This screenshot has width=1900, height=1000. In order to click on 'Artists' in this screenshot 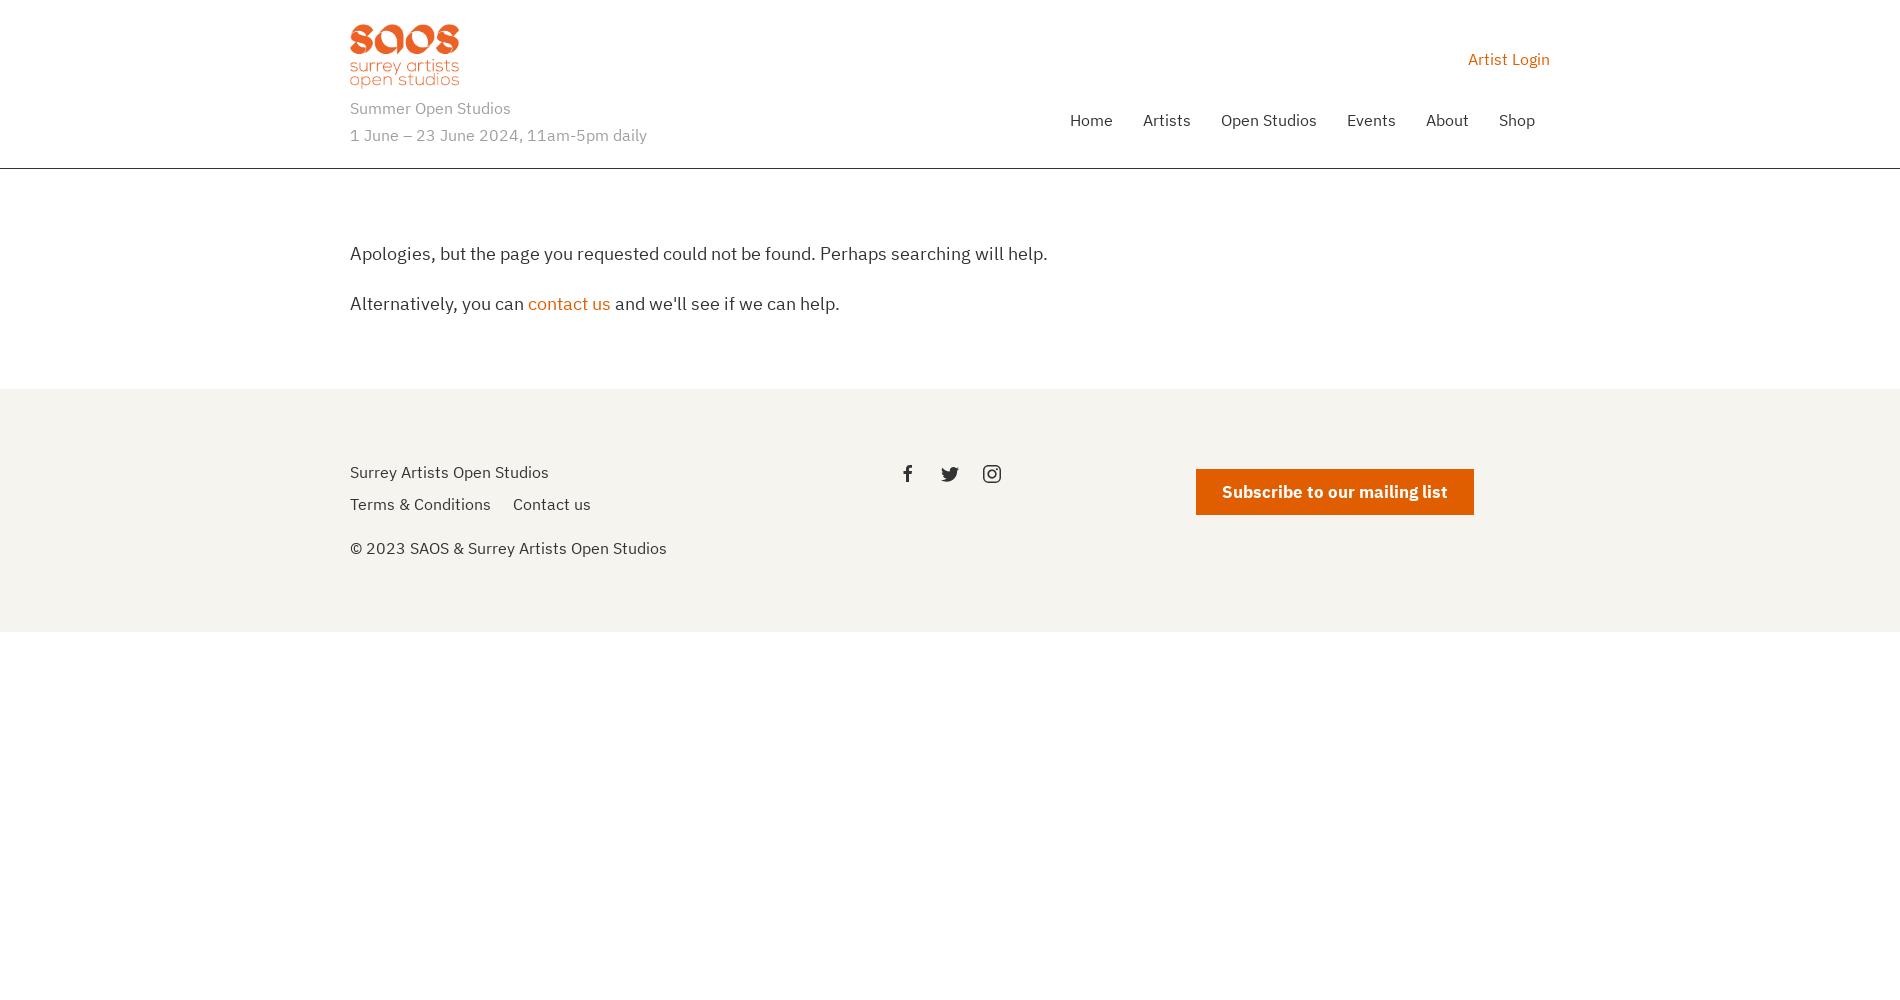, I will do `click(1166, 117)`.